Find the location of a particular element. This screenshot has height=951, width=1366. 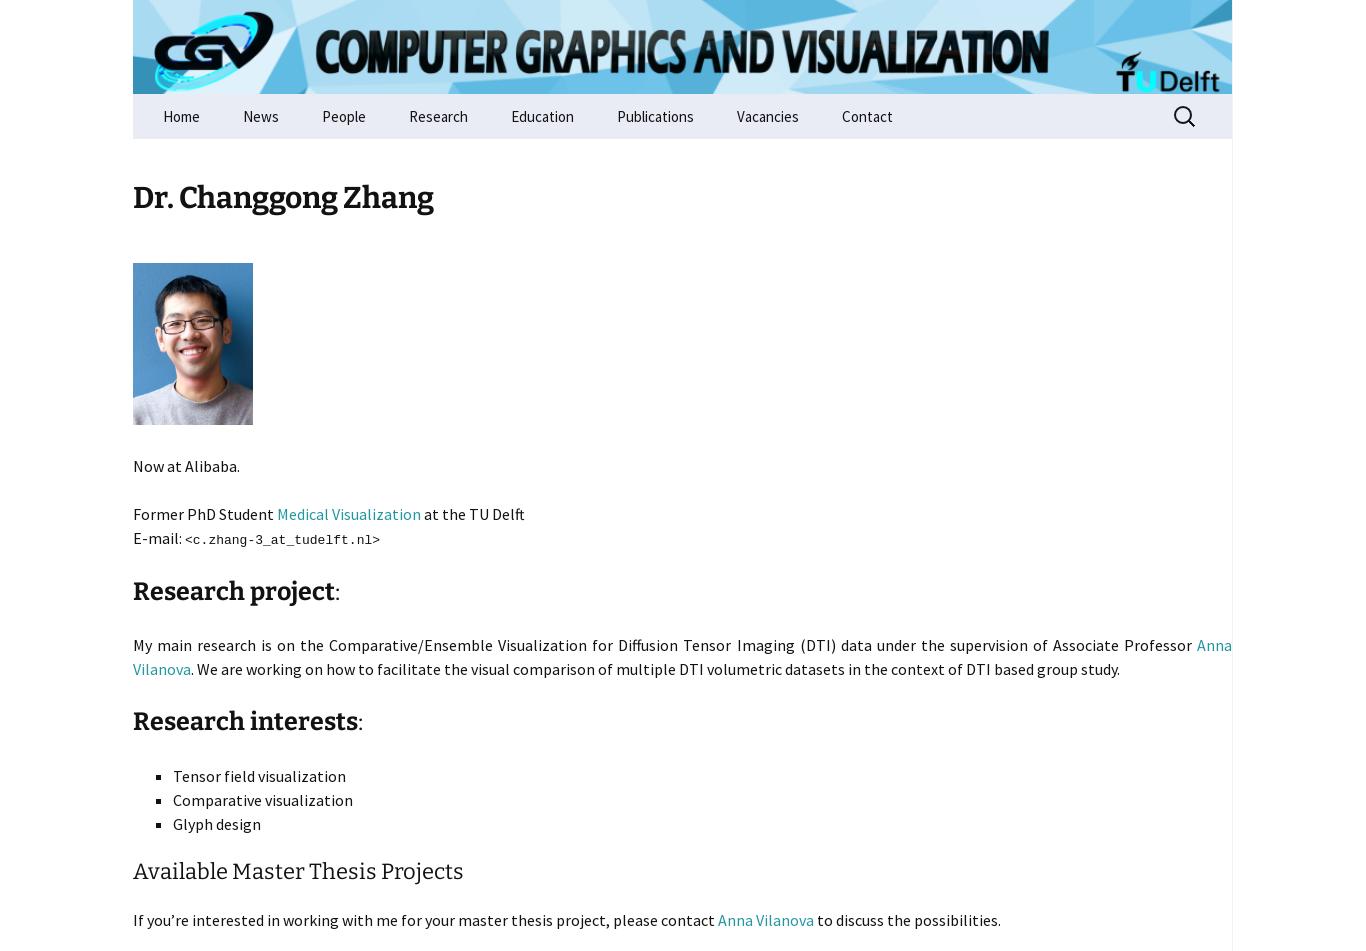

'E-mail:' is located at coordinates (132, 536).